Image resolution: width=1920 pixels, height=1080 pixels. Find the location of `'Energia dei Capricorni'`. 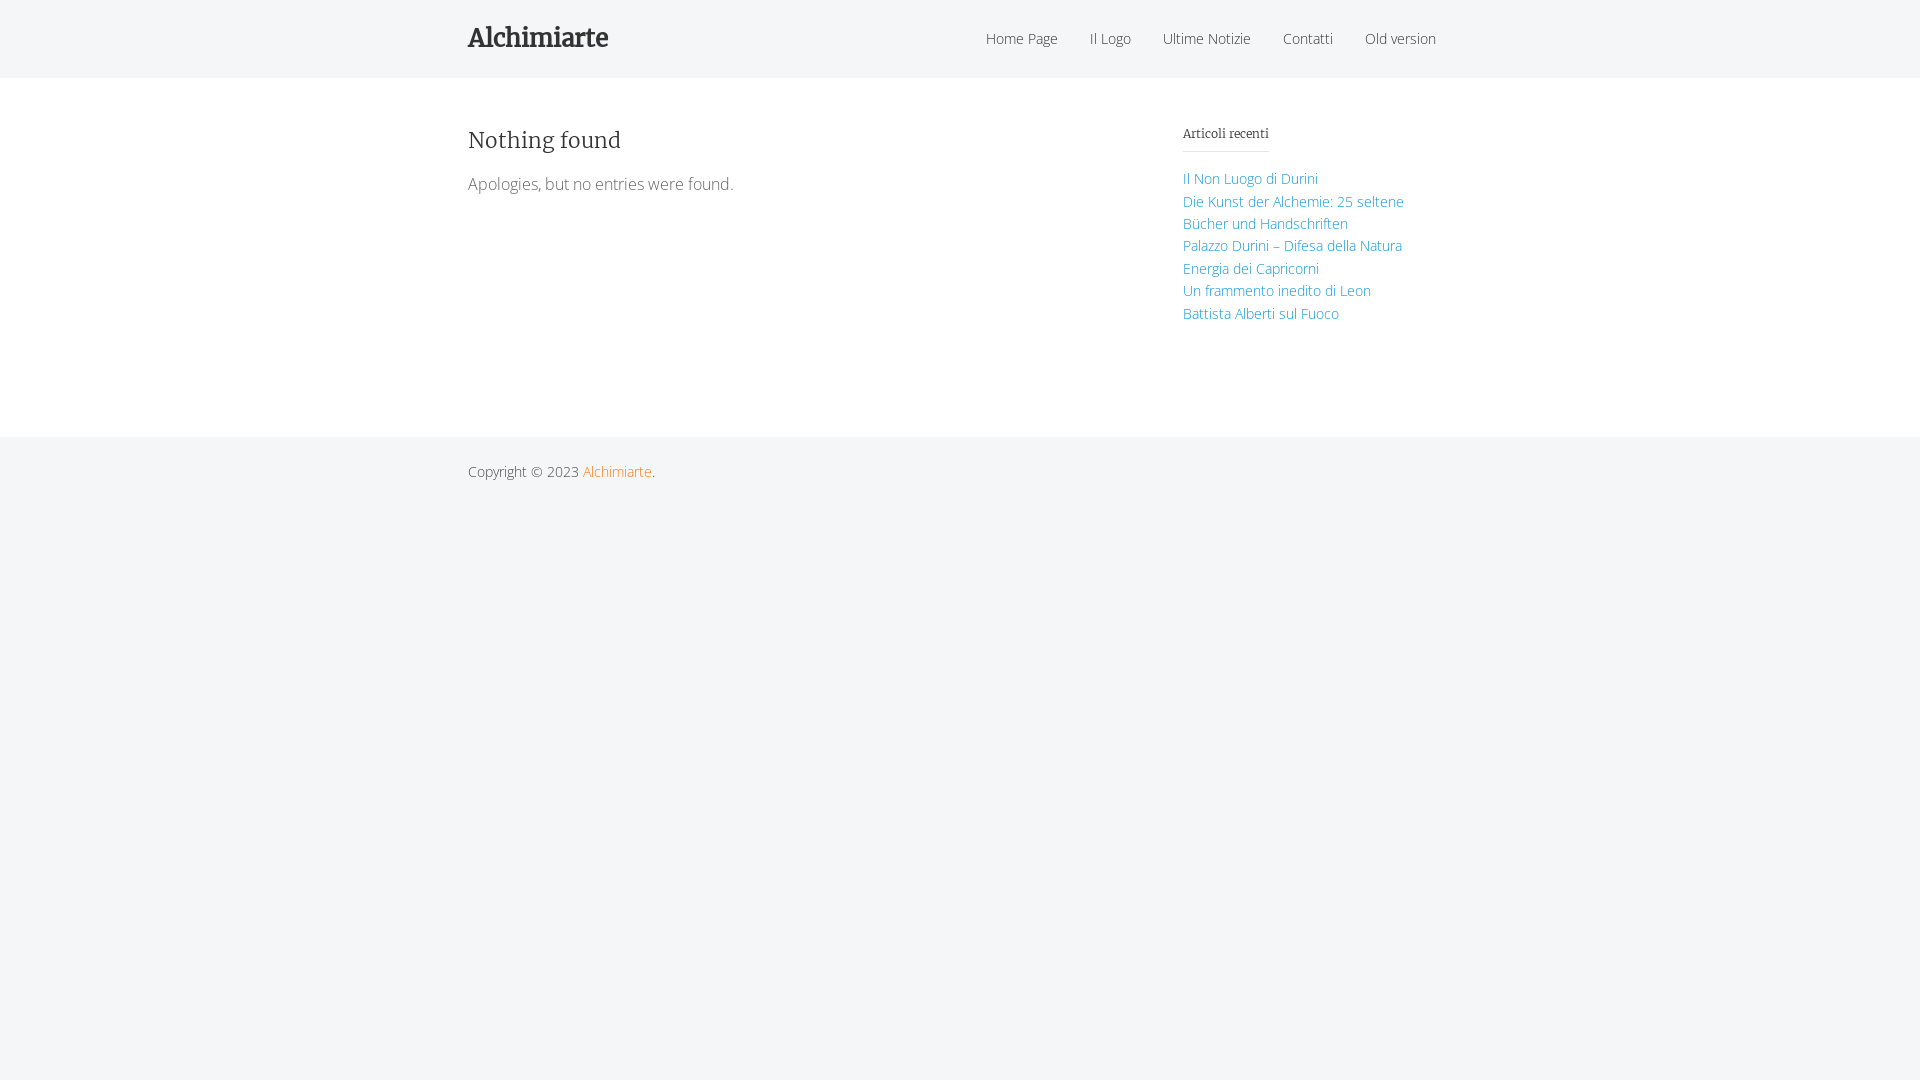

'Energia dei Capricorni' is located at coordinates (1250, 267).